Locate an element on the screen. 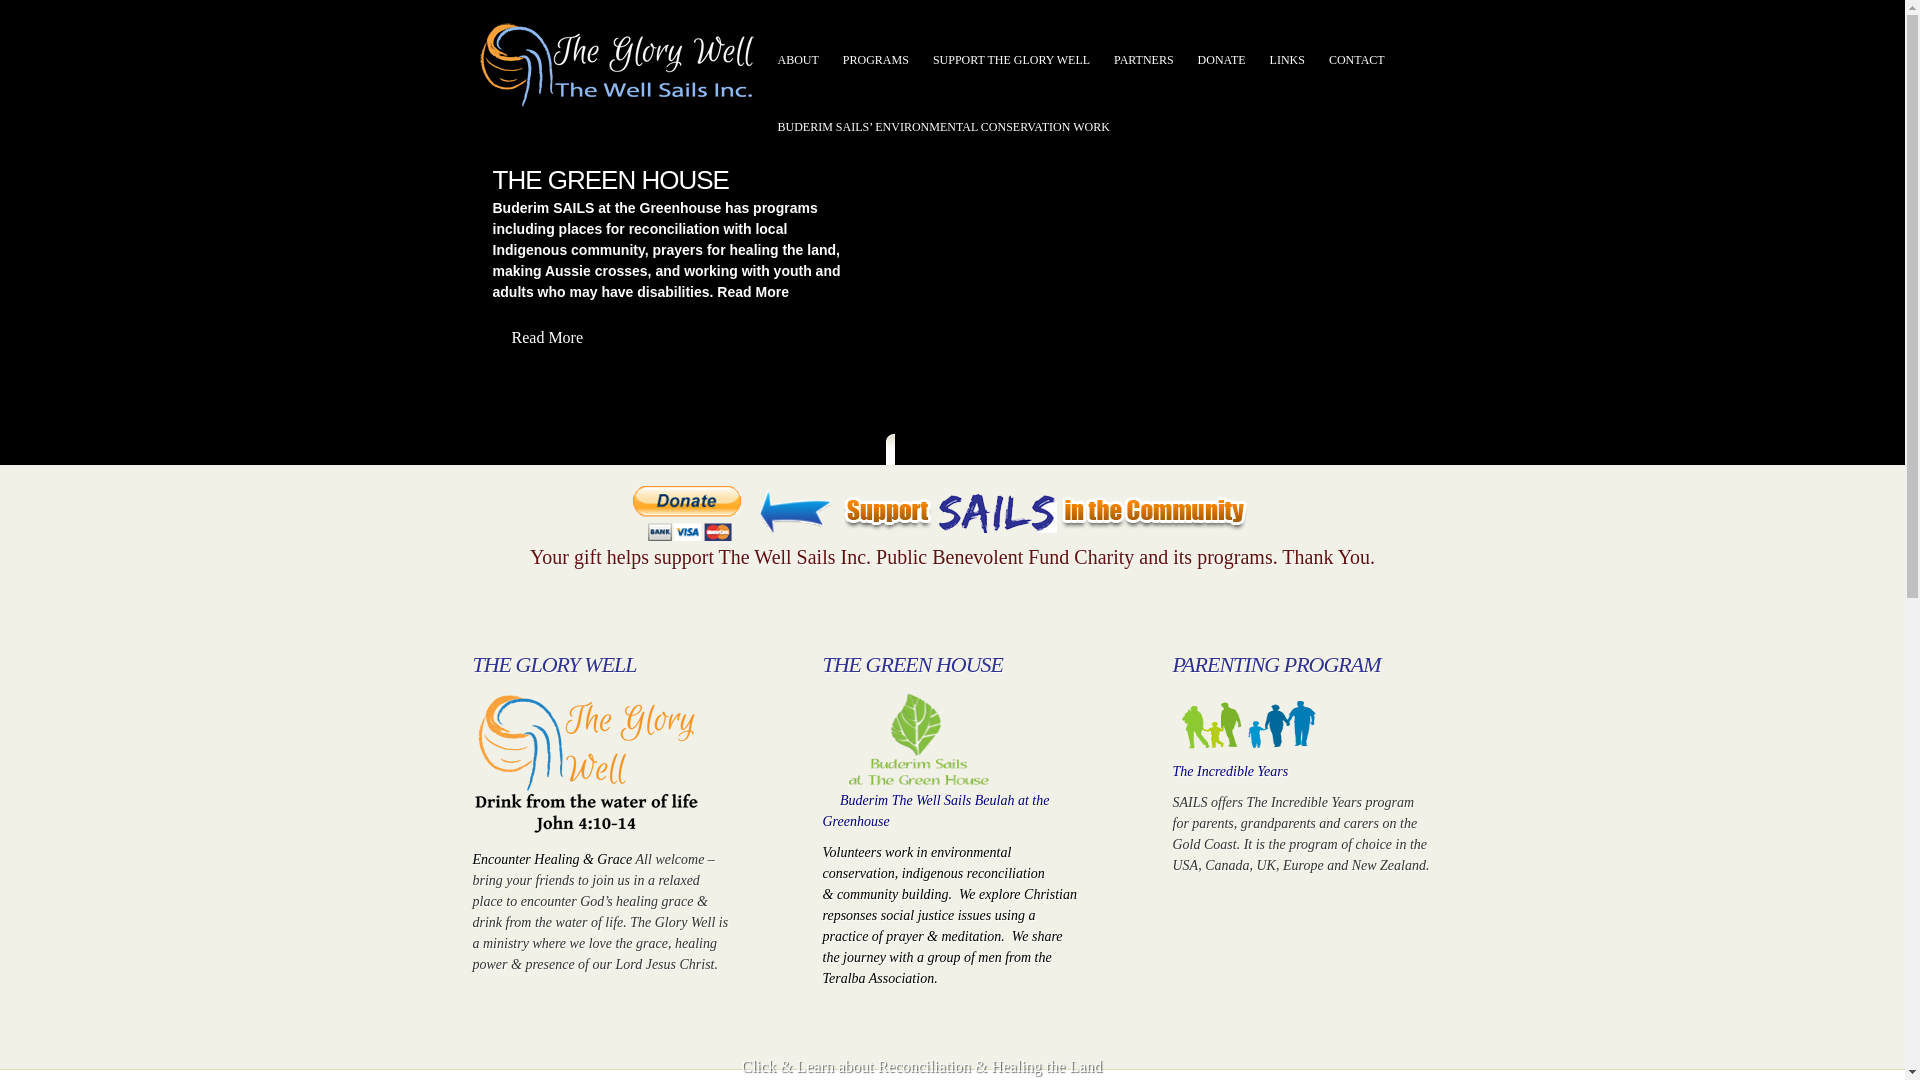 This screenshot has width=1920, height=1080. '3' is located at coordinates (950, 452).